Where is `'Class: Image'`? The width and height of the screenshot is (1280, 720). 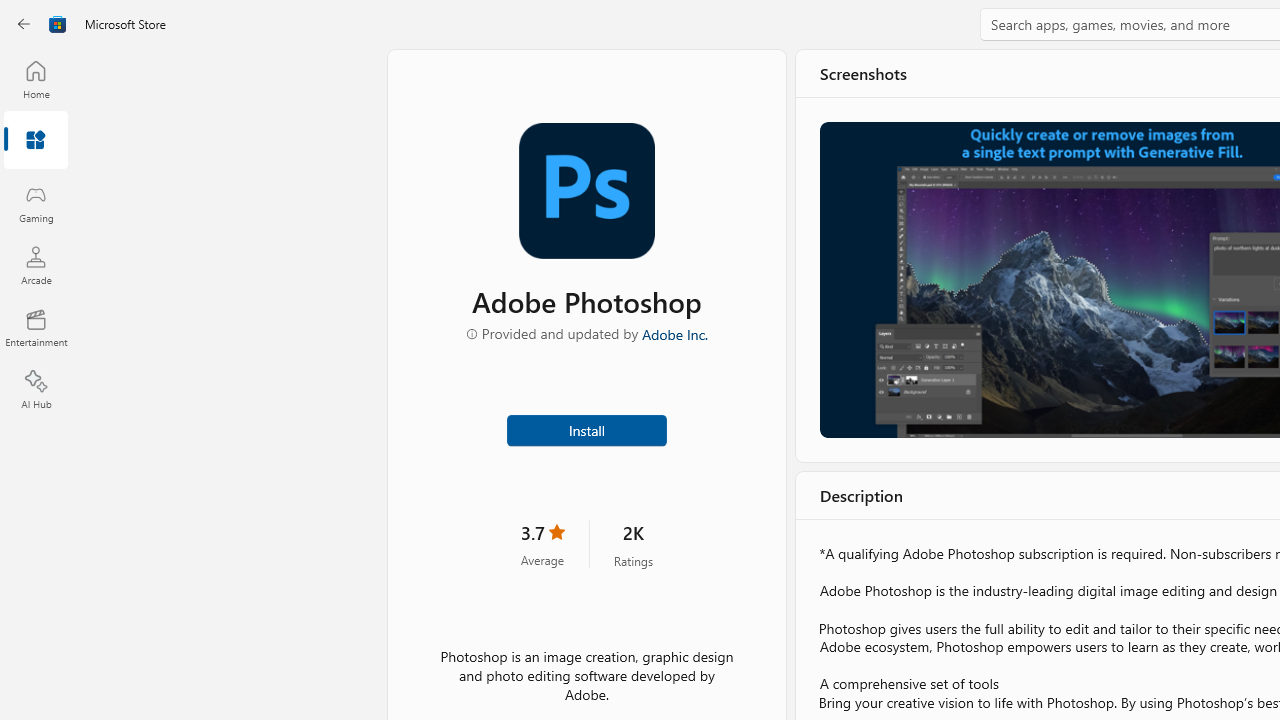 'Class: Image' is located at coordinates (58, 24).